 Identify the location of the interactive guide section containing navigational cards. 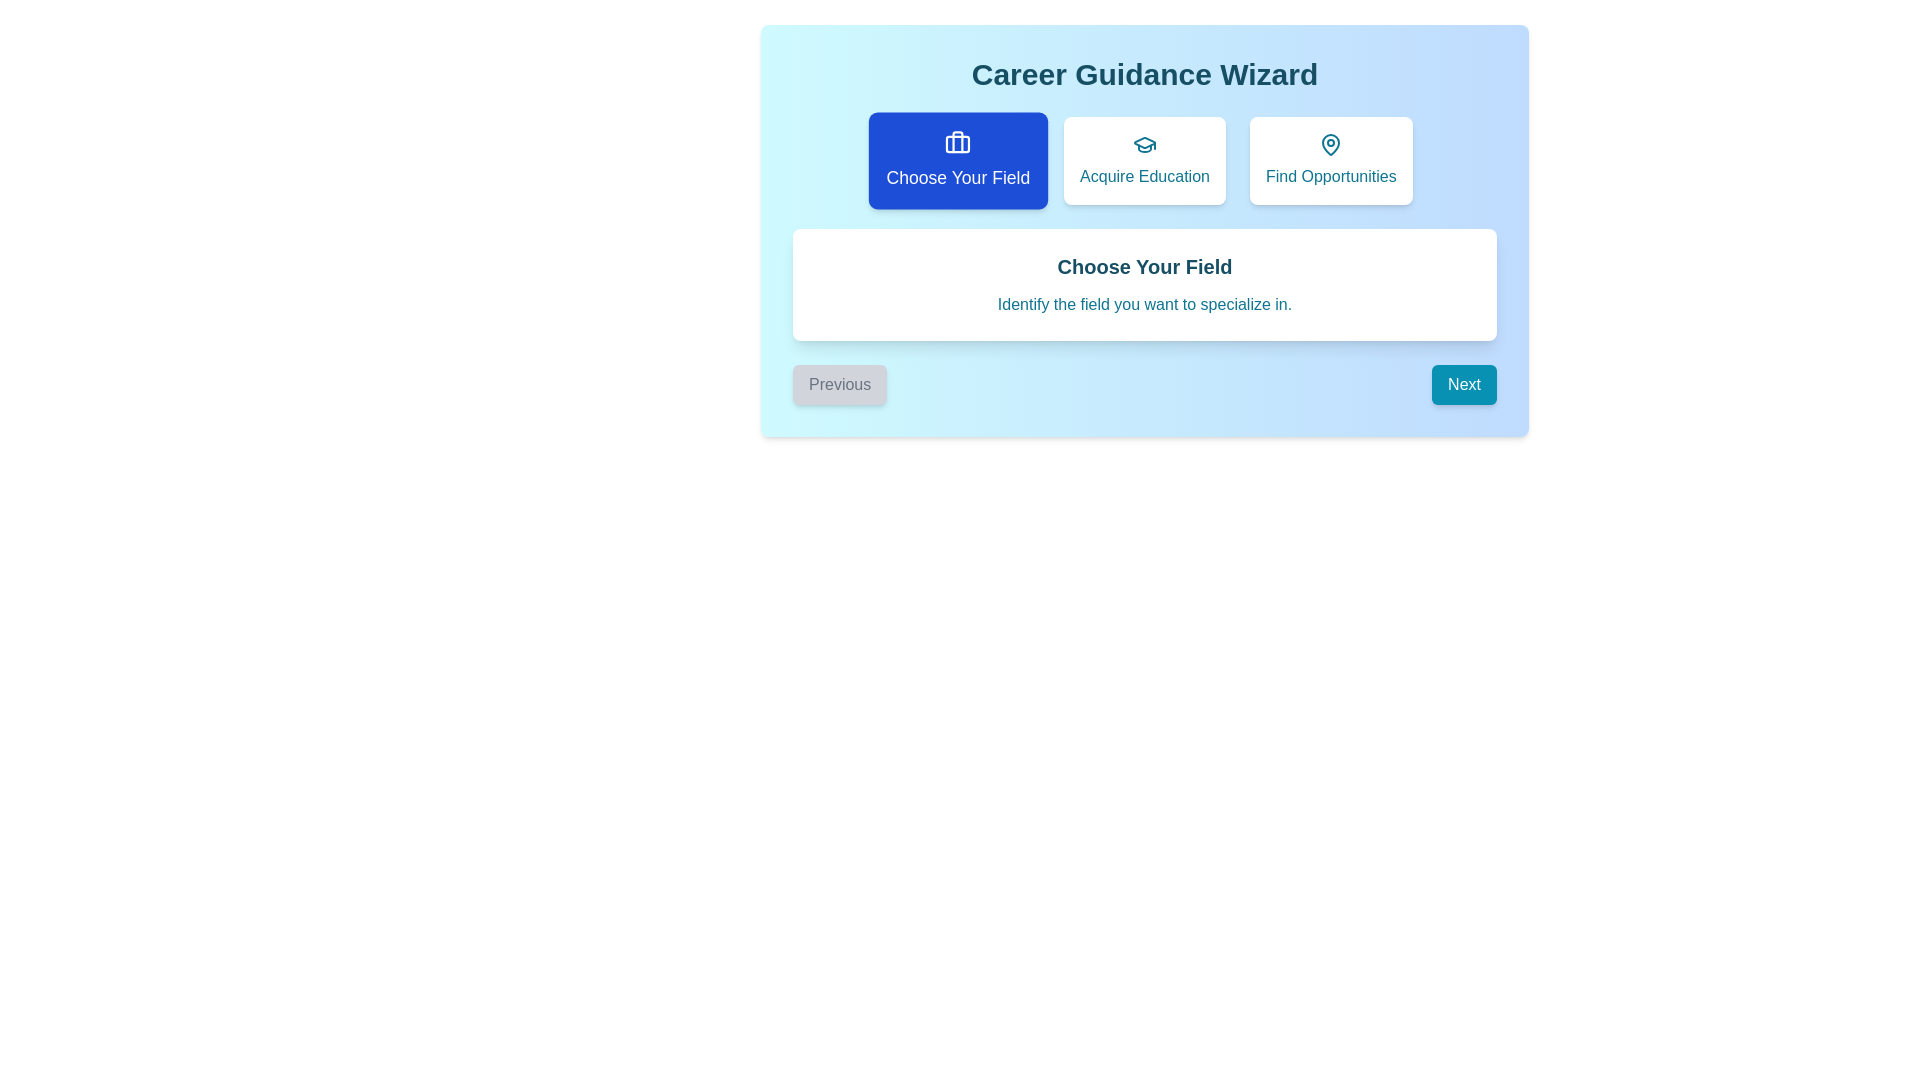
(1145, 230).